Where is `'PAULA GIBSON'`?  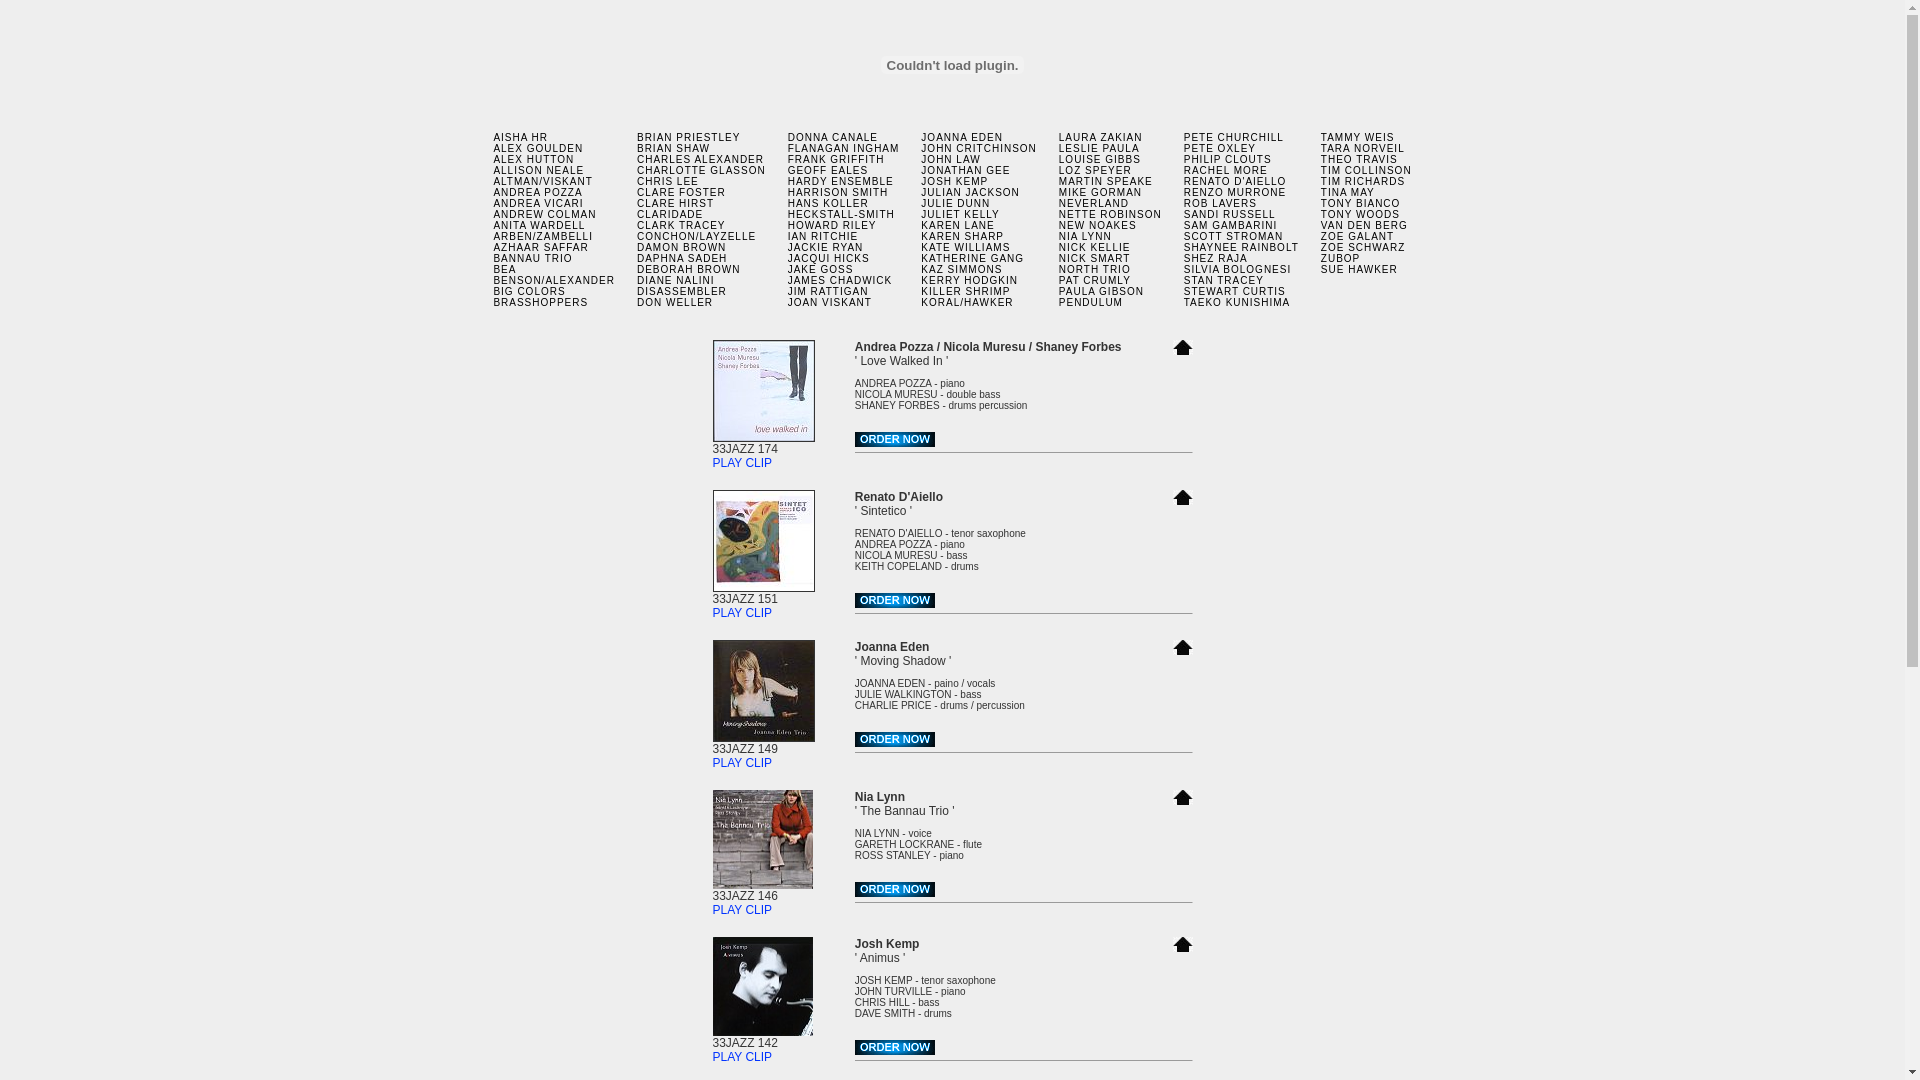
'PAULA GIBSON' is located at coordinates (1058, 291).